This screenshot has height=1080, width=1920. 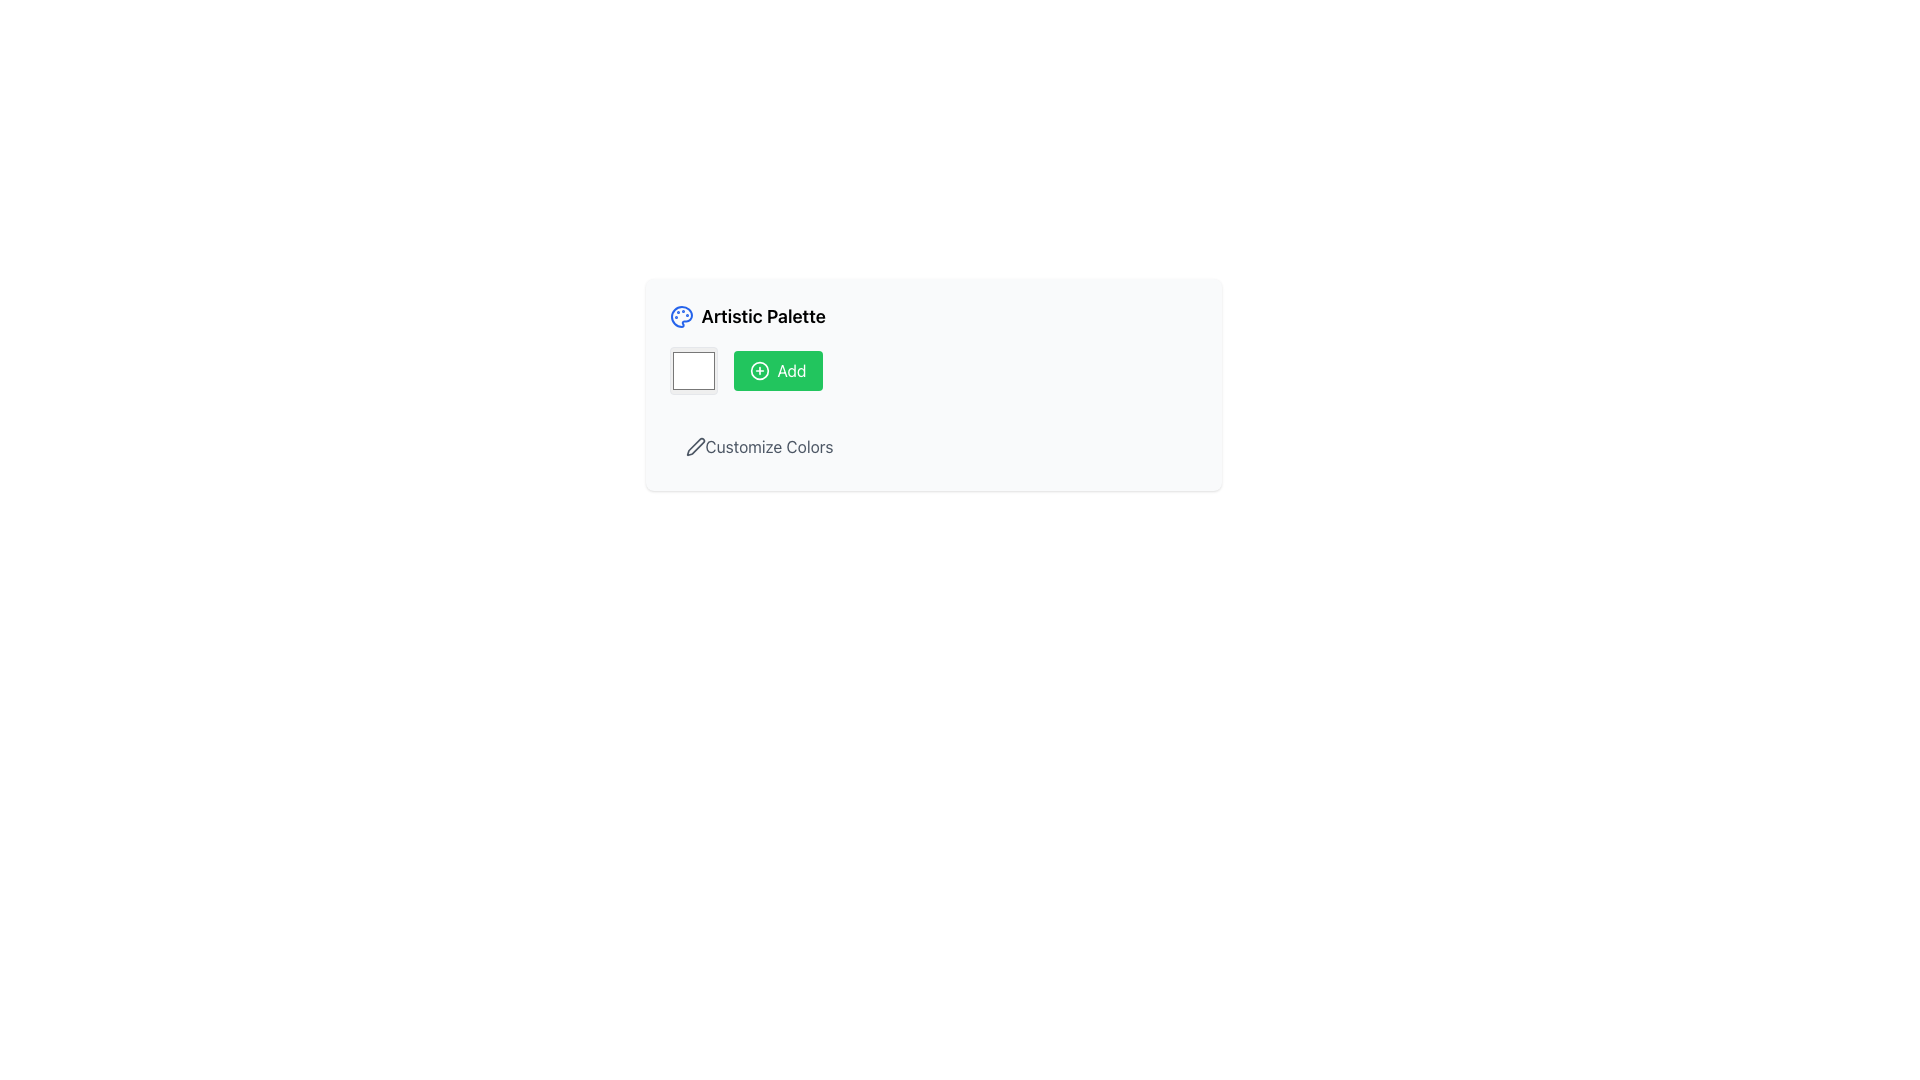 I want to click on the first color box in the horizontal sequence, so click(x=693, y=370).